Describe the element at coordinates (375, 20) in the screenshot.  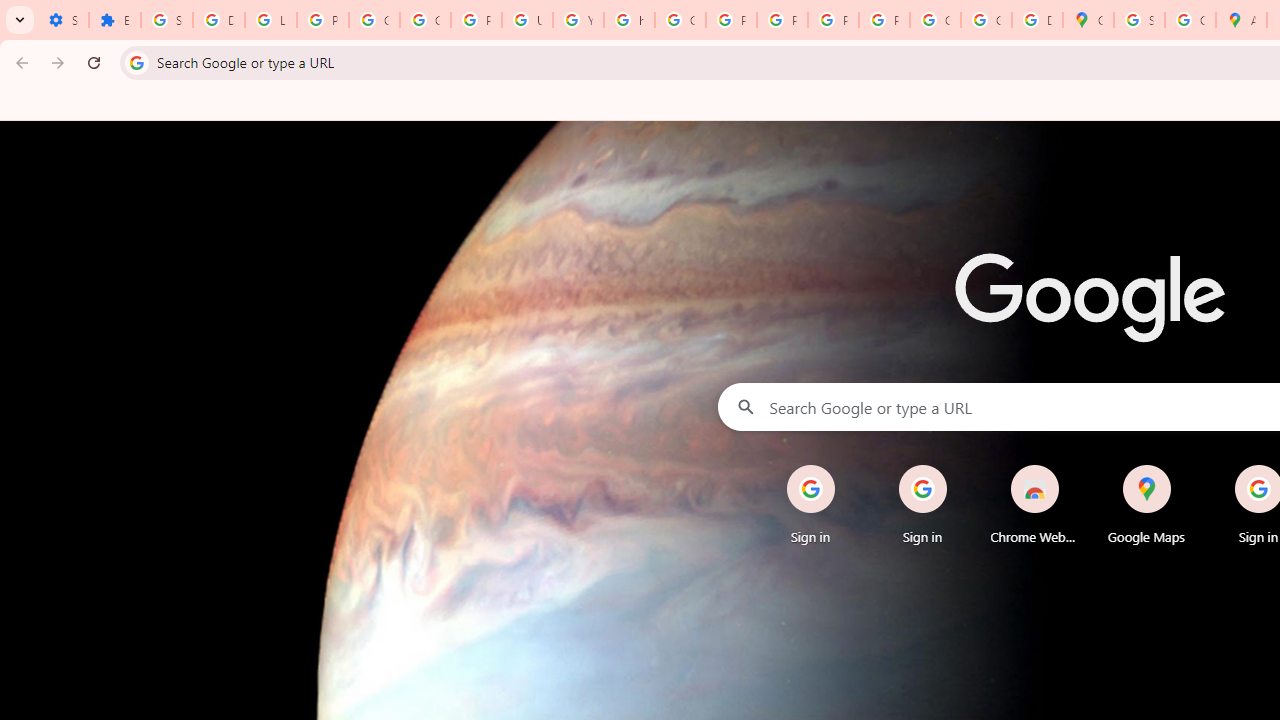
I see `'Google Account Help'` at that location.